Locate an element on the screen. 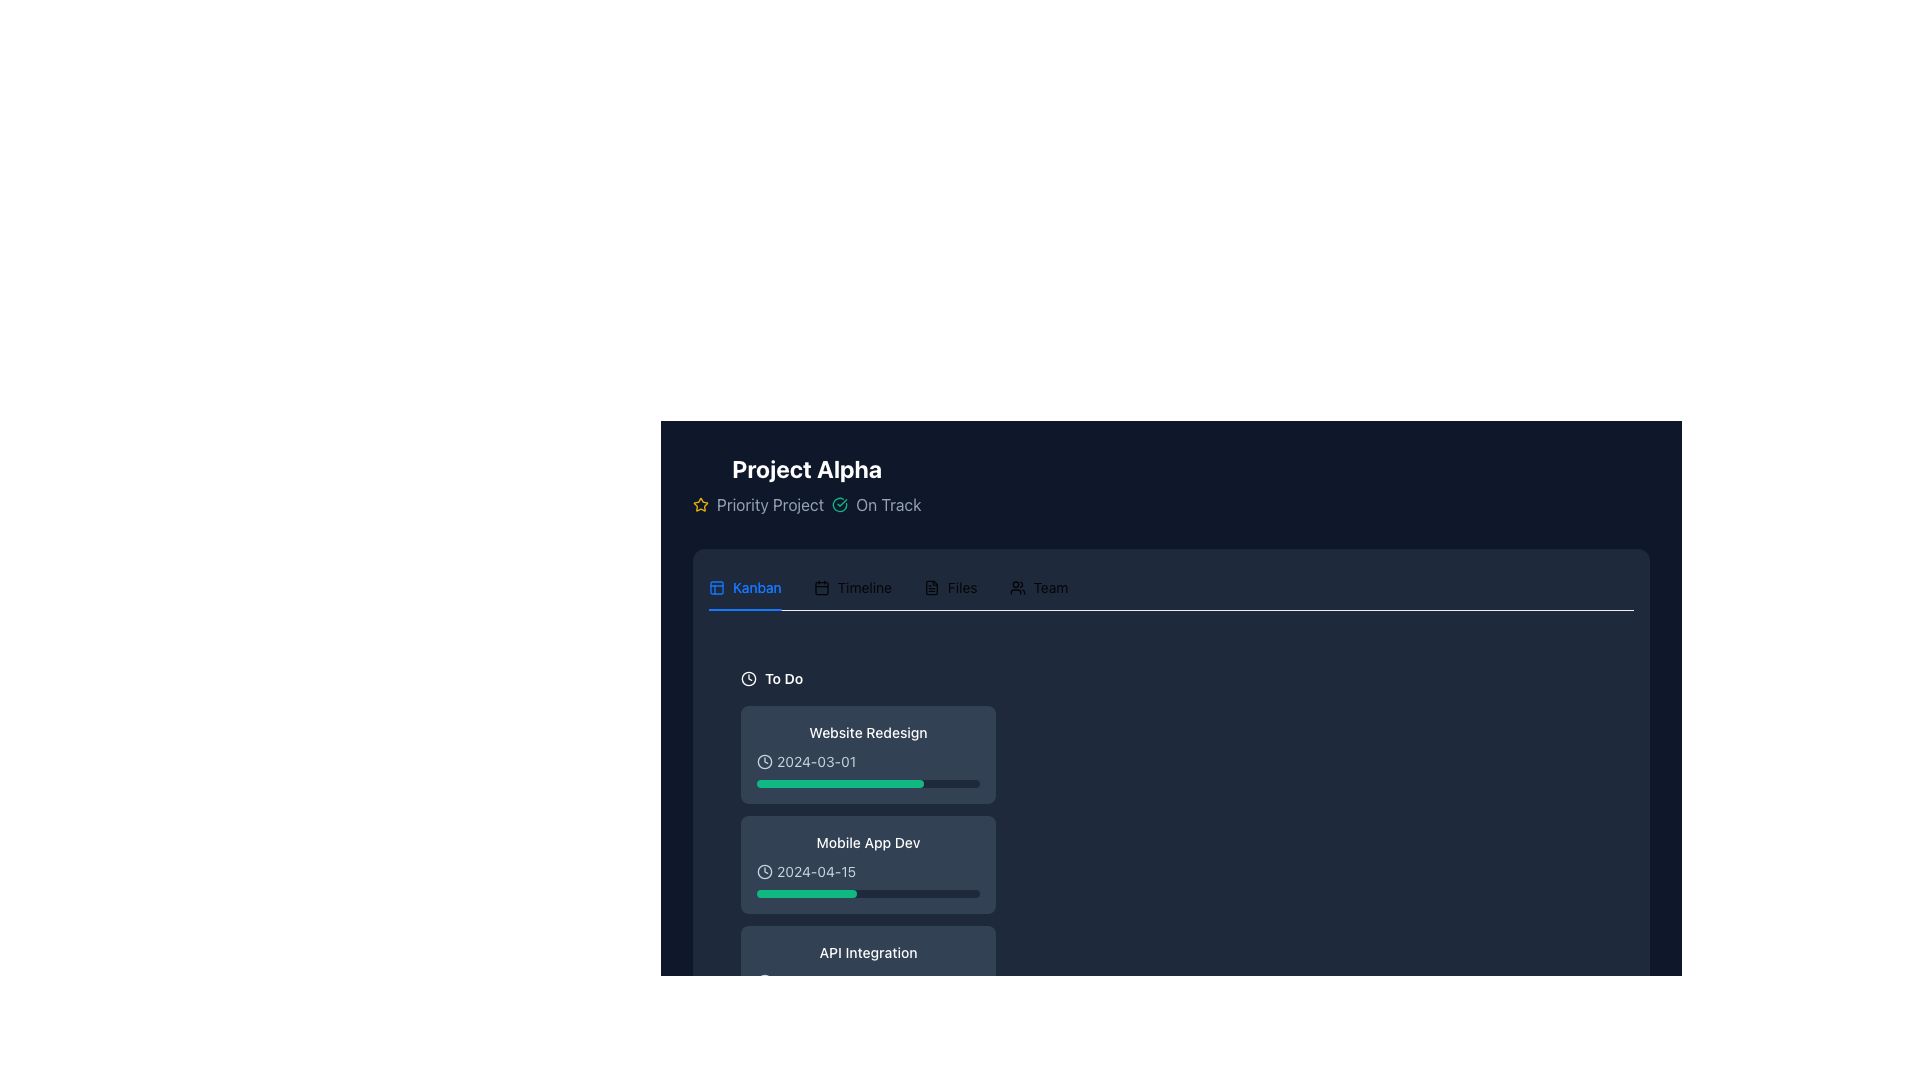  the 'Timeline' tab located in the horizontal navigation bar below the project title 'Project Alpha' is located at coordinates (887, 586).